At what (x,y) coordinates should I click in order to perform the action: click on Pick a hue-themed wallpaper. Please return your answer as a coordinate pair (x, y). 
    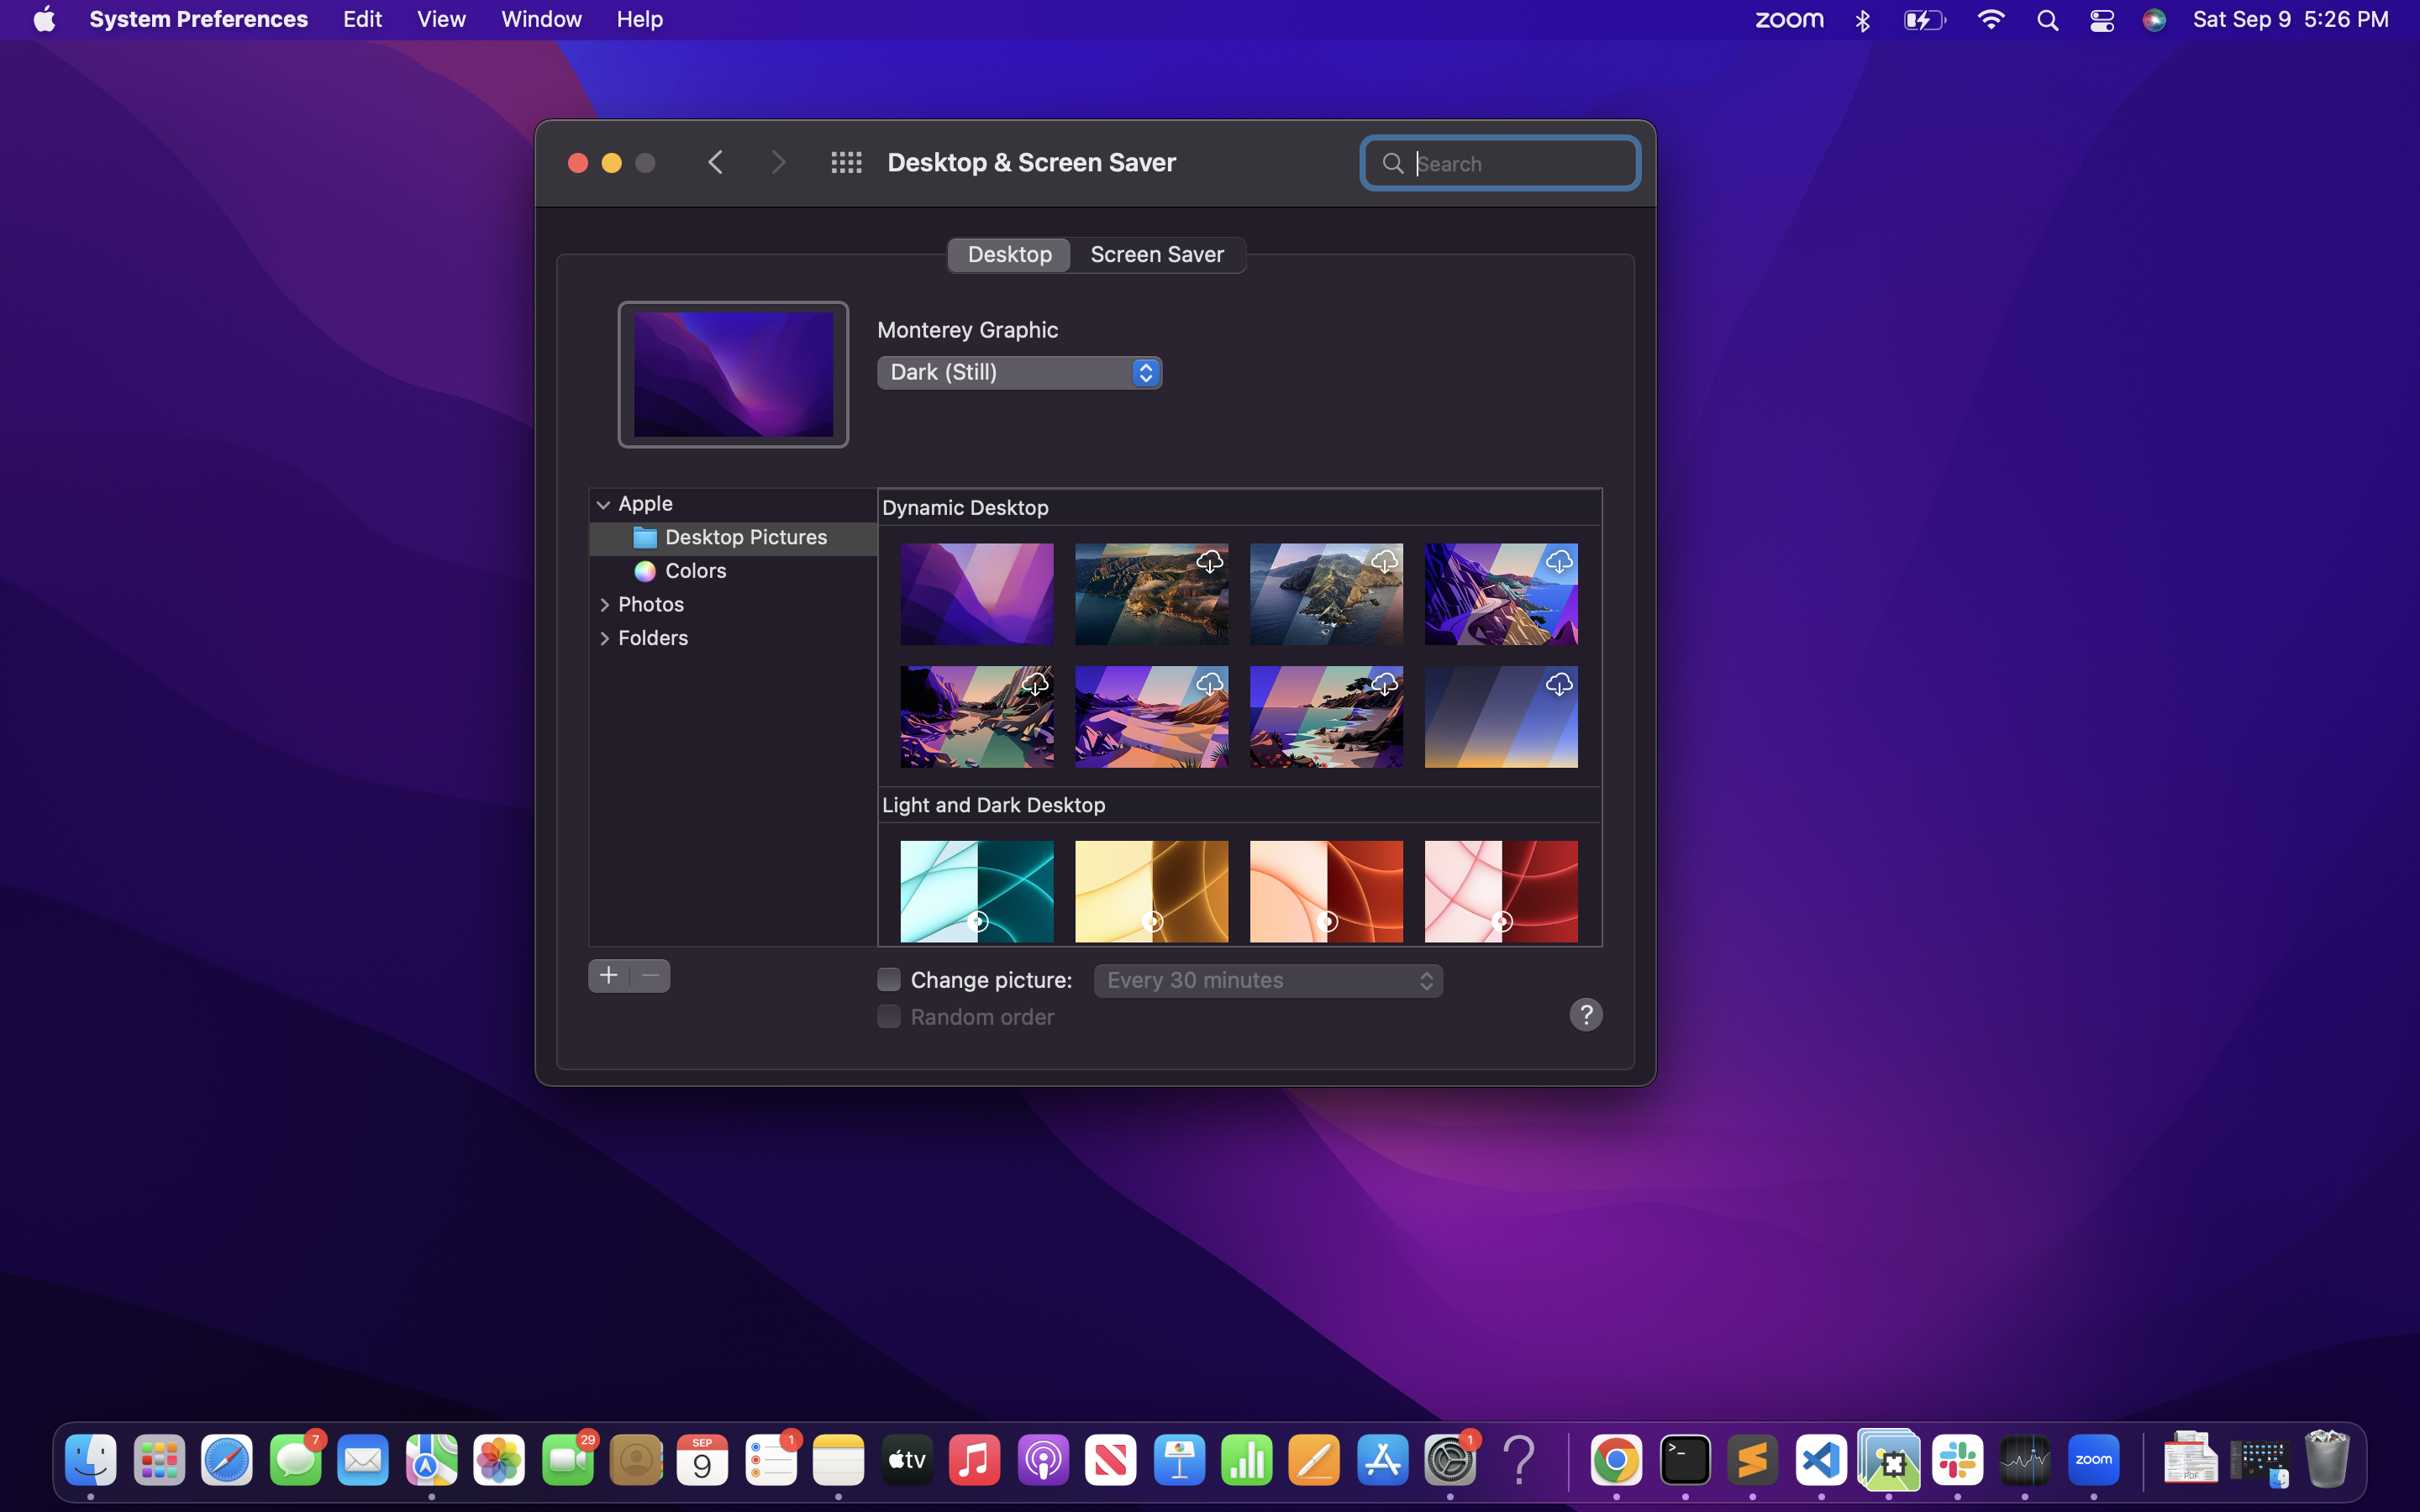
    Looking at the image, I should click on (737, 571).